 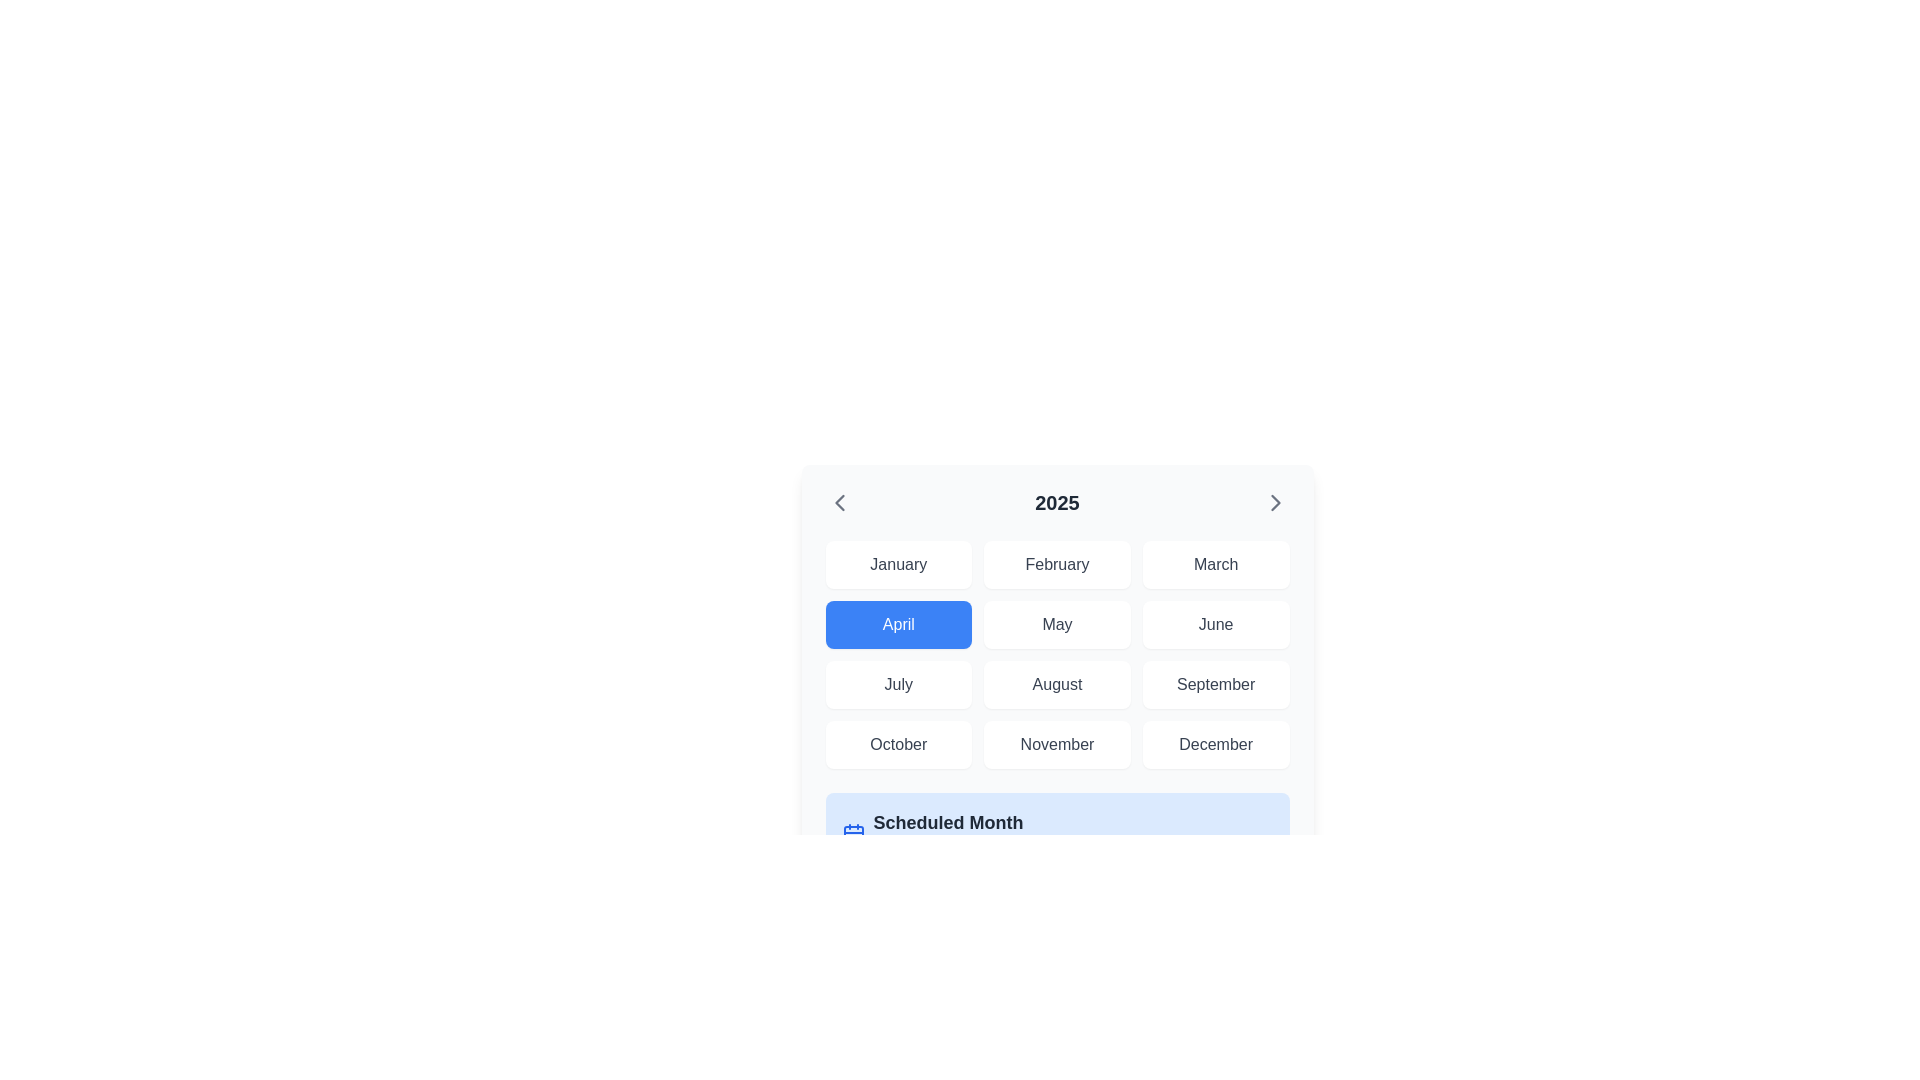 I want to click on the forward navigation button located to the right of the year '2025', so click(x=1274, y=501).